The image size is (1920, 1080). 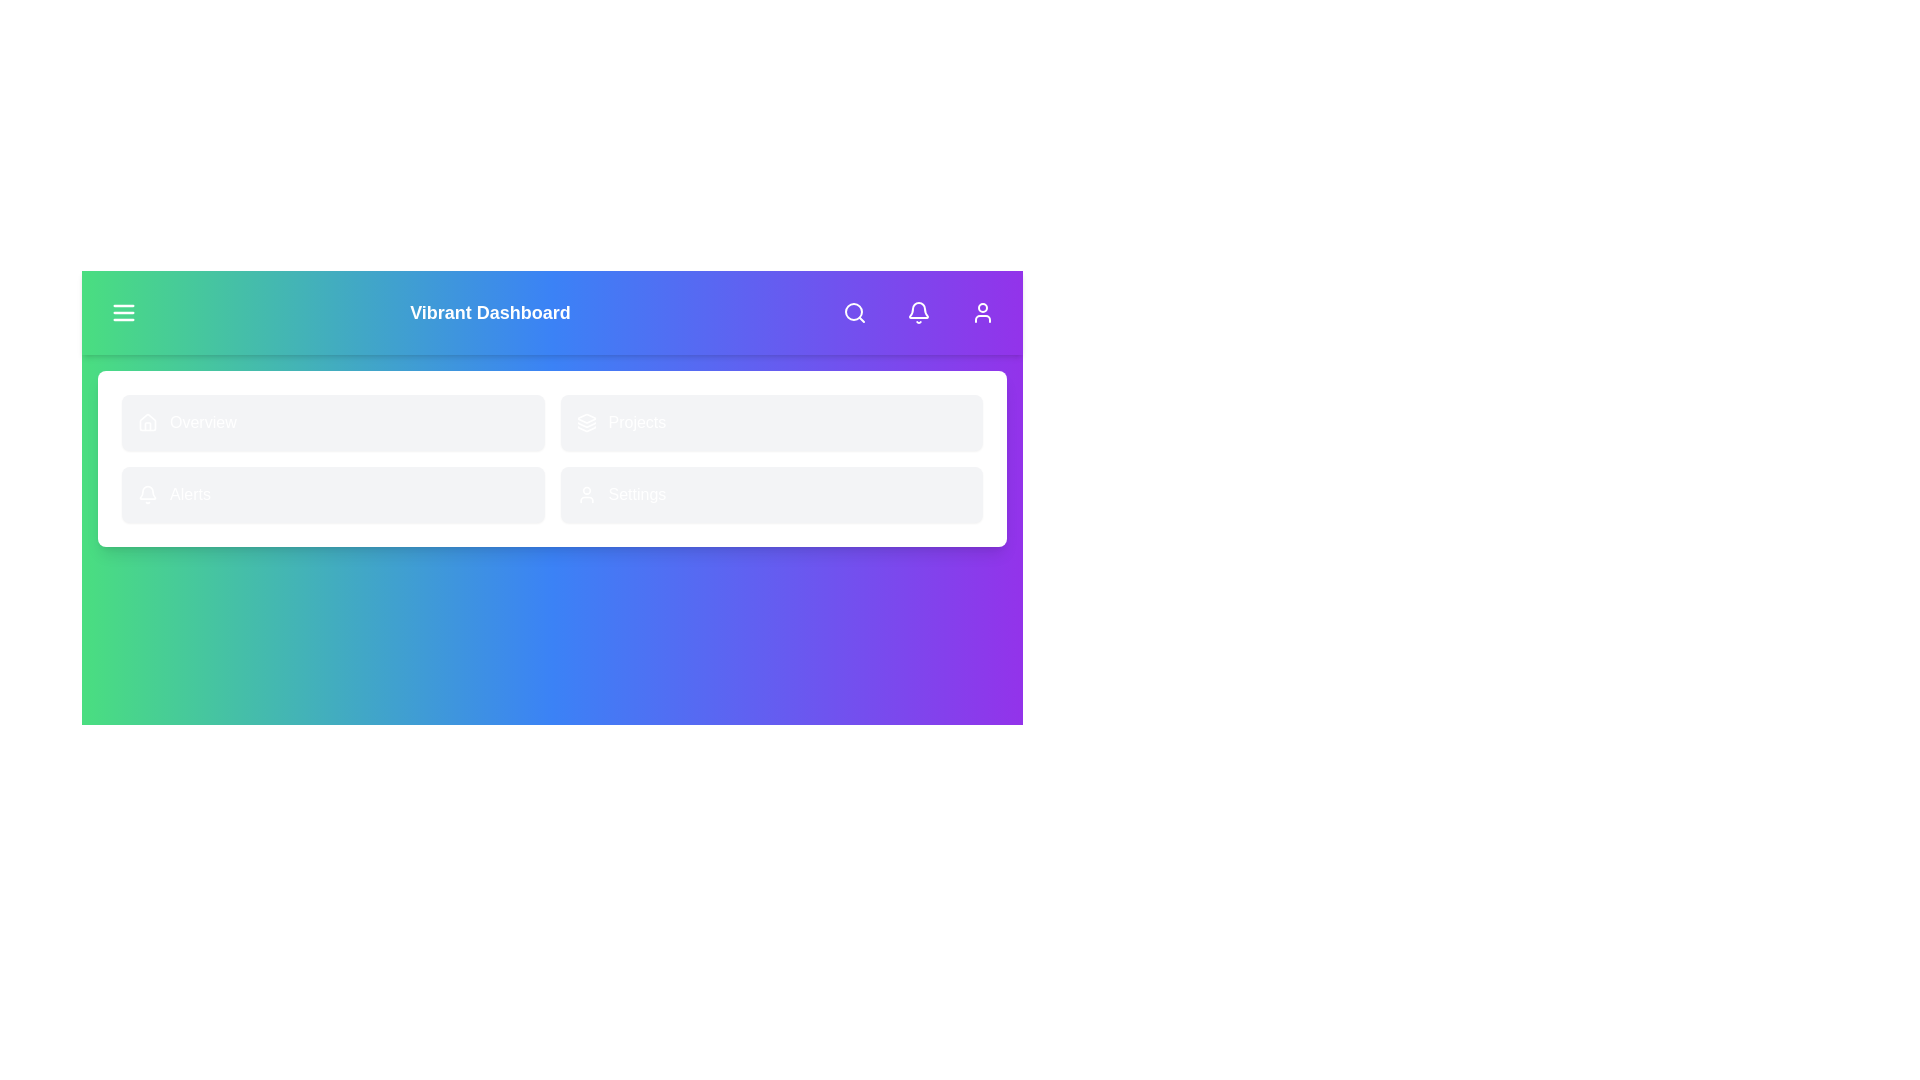 What do you see at coordinates (854, 312) in the screenshot?
I see `search button at the top right of the app bar` at bounding box center [854, 312].